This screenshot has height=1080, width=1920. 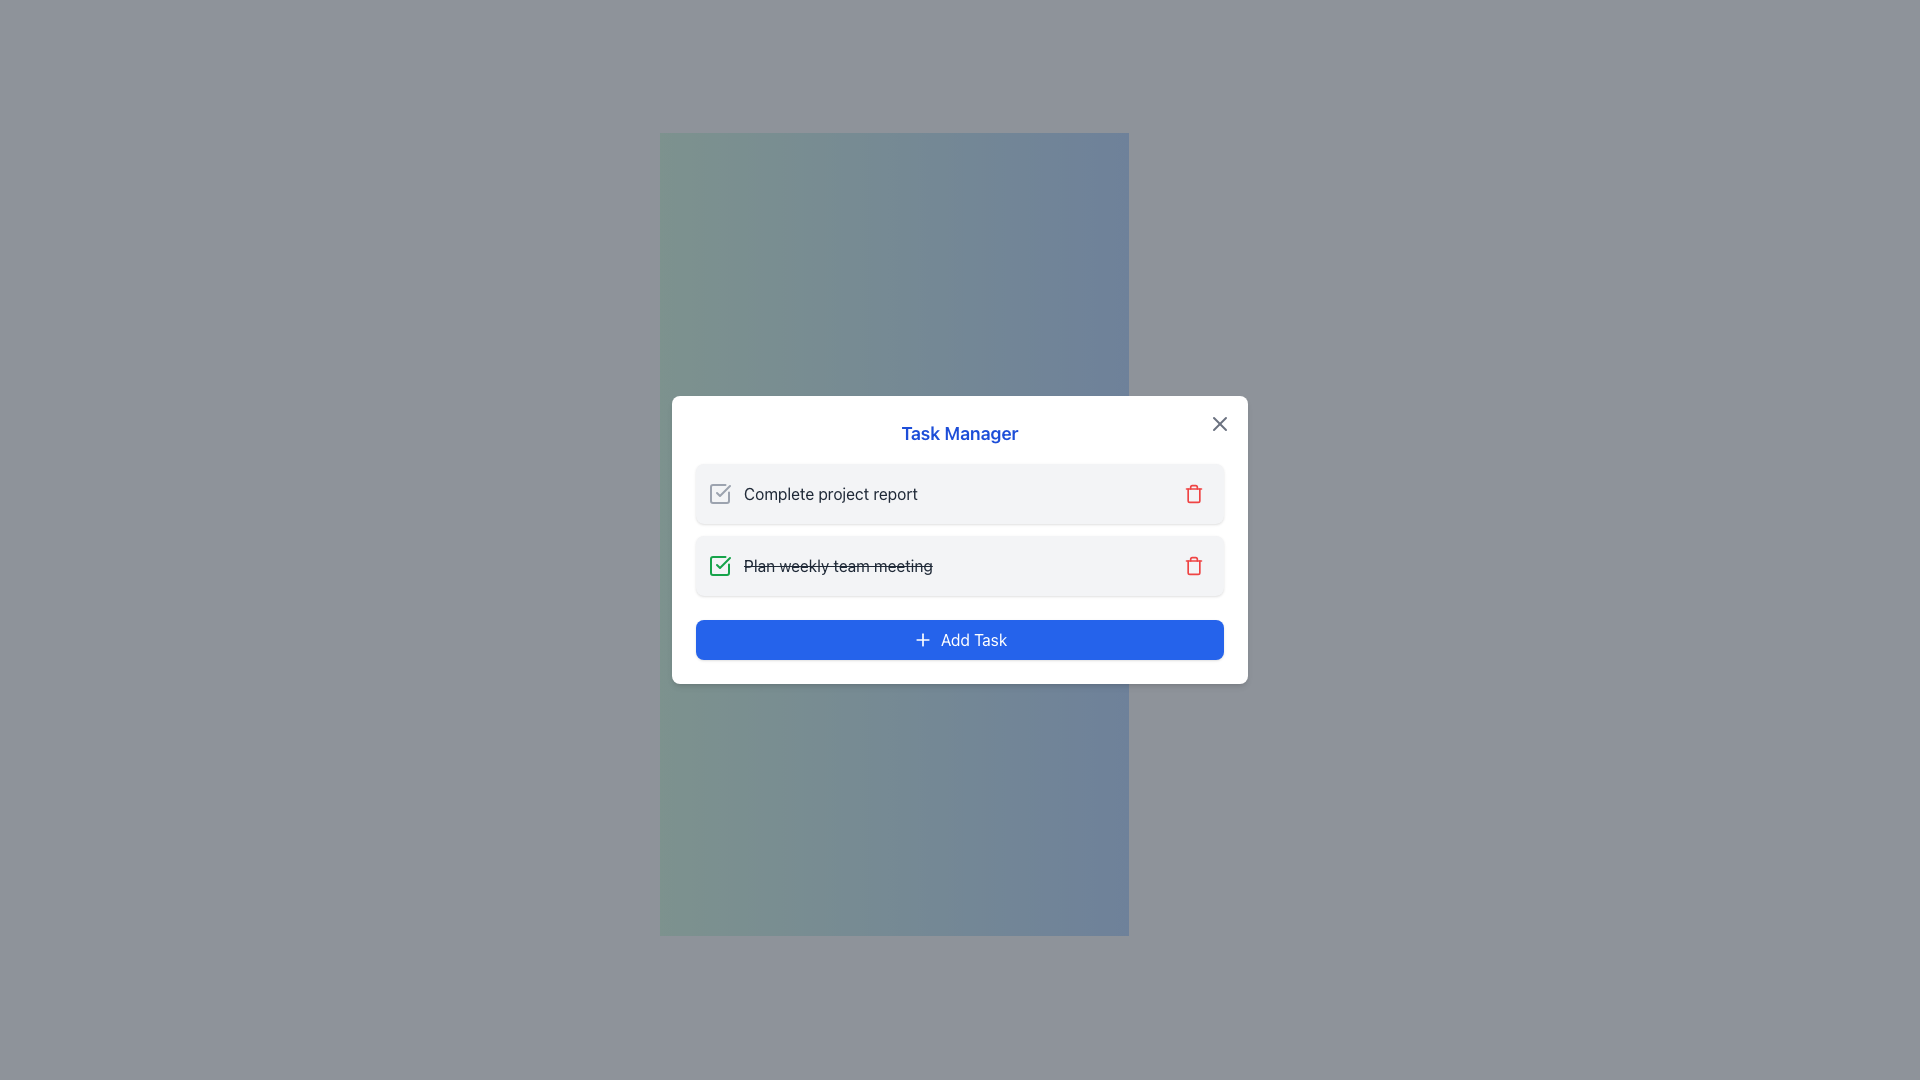 What do you see at coordinates (921, 640) in the screenshot?
I see `the small plus sign icon with a white outline against a blue background located to the left of the 'Add Task' text in the button at the center bottom of the modal window` at bounding box center [921, 640].